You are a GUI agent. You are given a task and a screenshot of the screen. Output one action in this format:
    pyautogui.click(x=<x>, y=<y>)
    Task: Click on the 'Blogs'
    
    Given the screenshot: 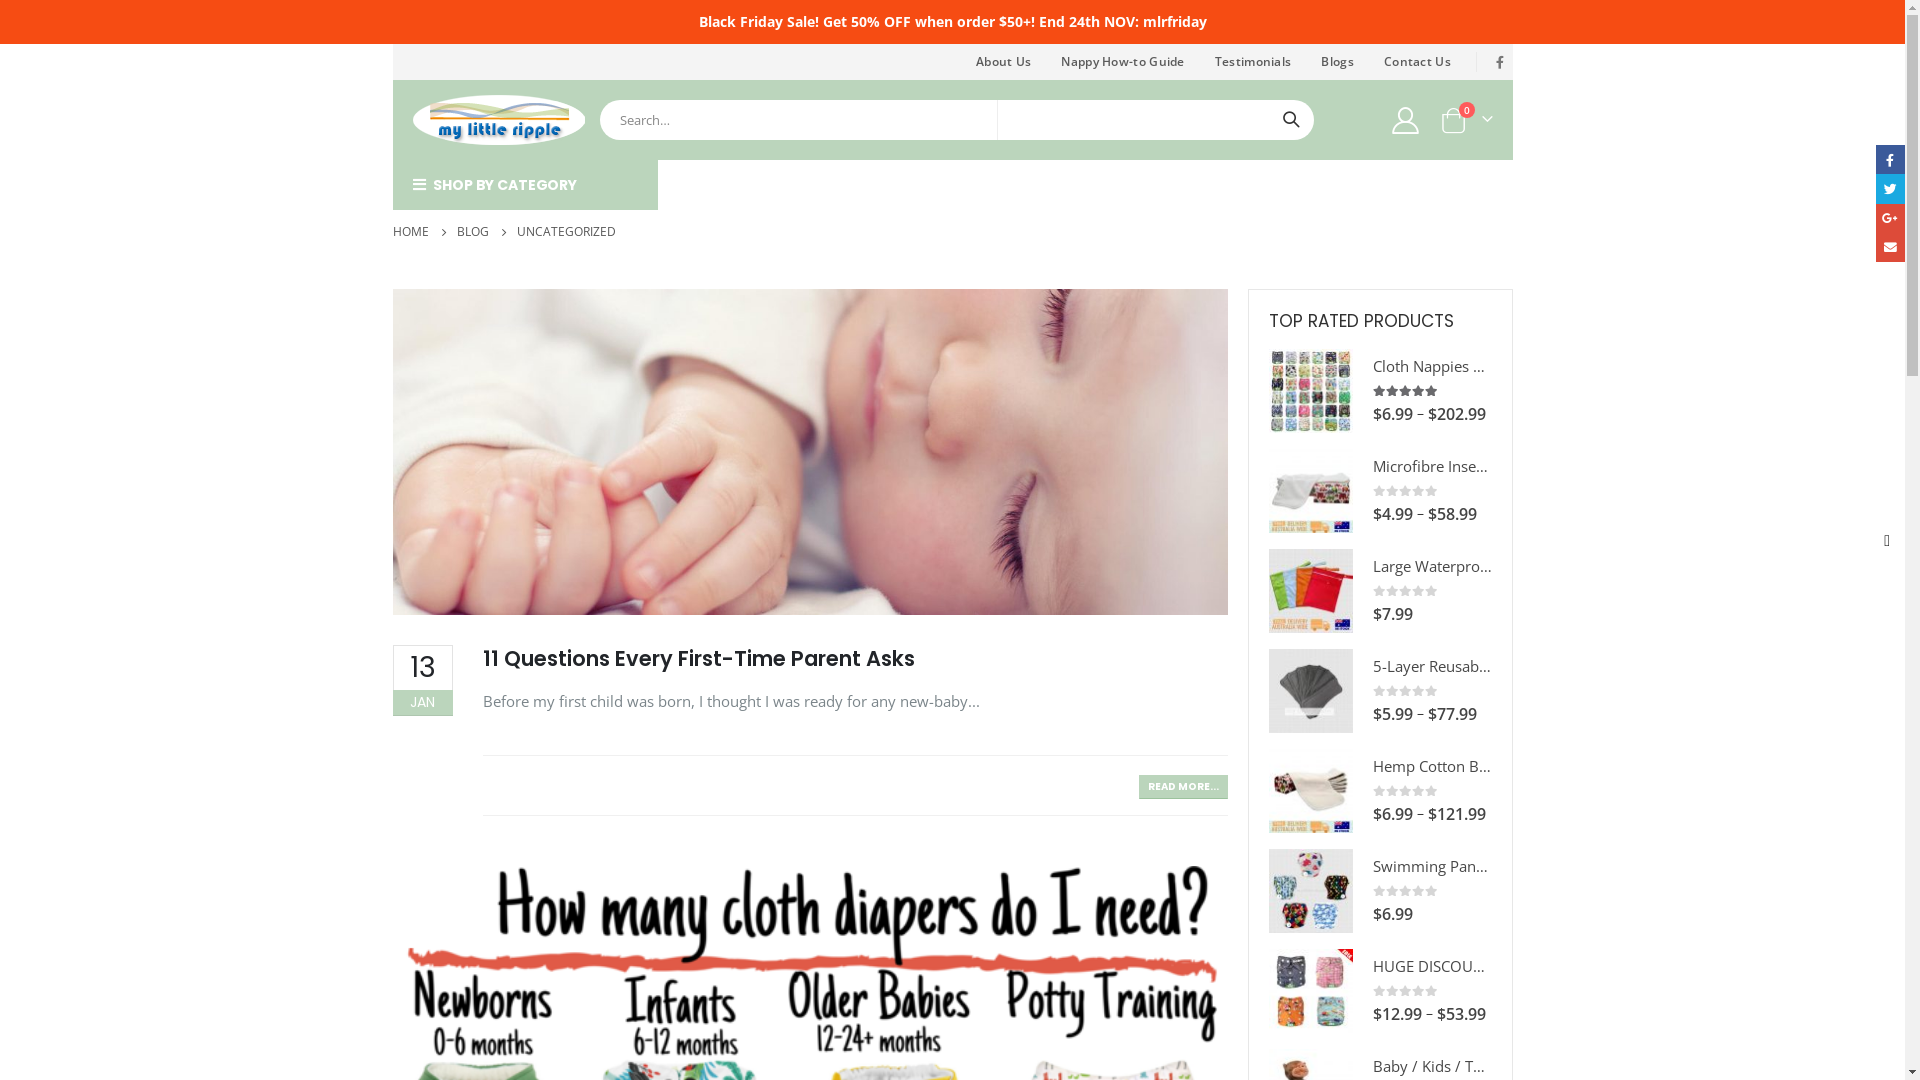 What is the action you would take?
    pyautogui.click(x=1337, y=60)
    